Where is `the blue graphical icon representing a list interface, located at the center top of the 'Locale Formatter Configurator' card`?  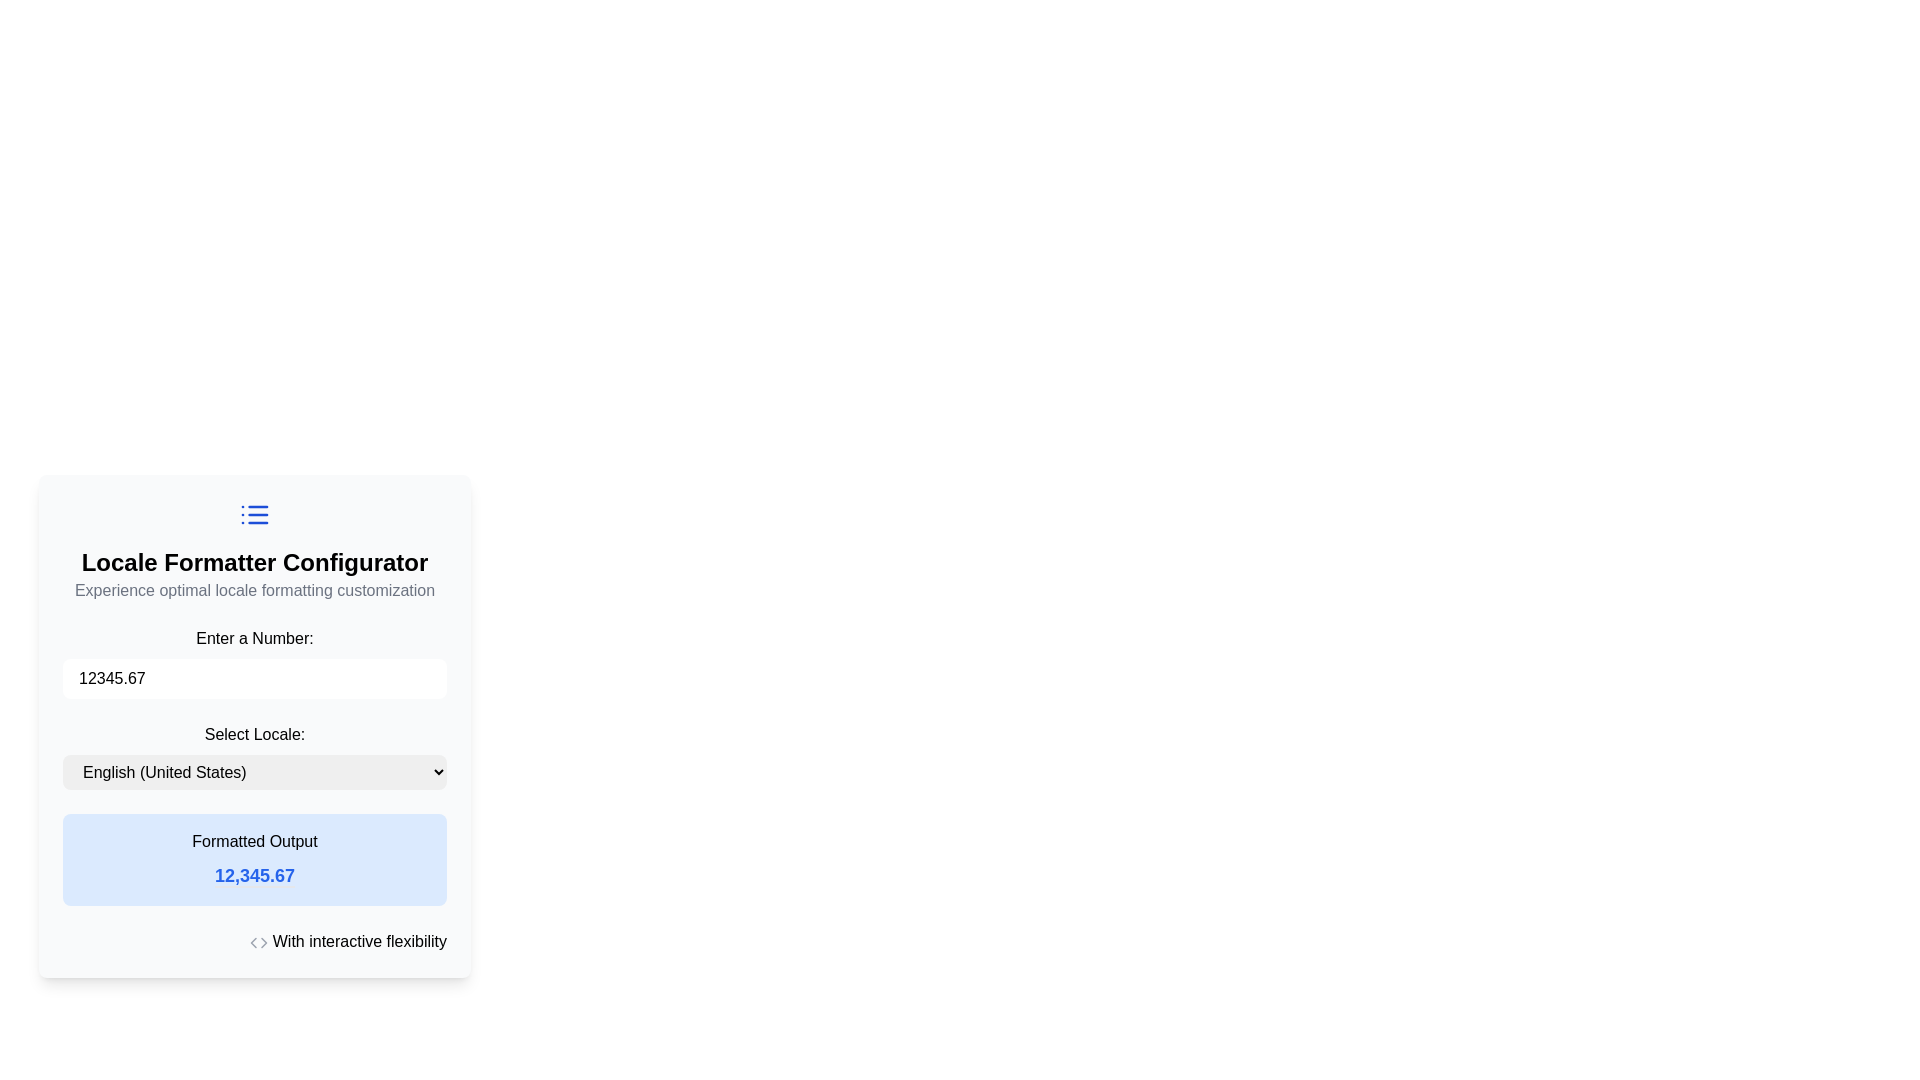 the blue graphical icon representing a list interface, located at the center top of the 'Locale Formatter Configurator' card is located at coordinates (253, 514).